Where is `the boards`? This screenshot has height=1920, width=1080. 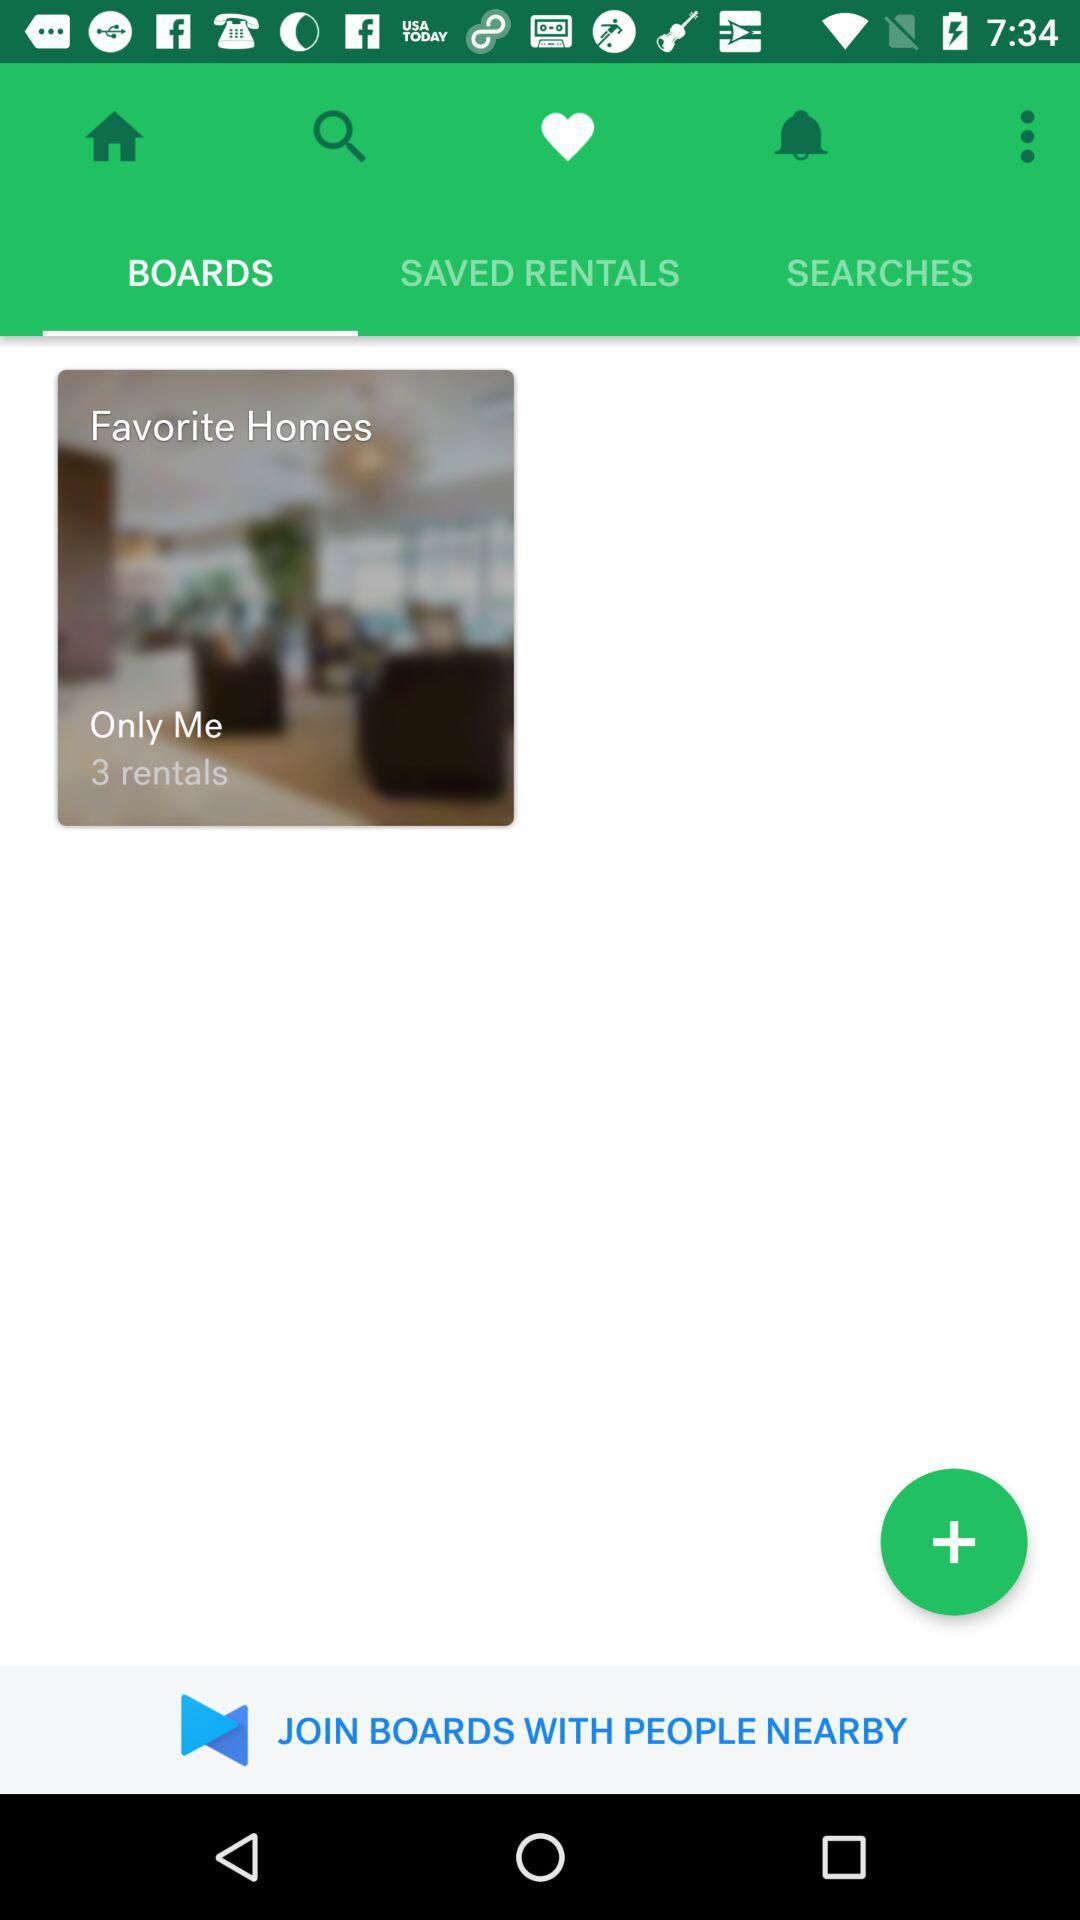 the boards is located at coordinates (200, 272).